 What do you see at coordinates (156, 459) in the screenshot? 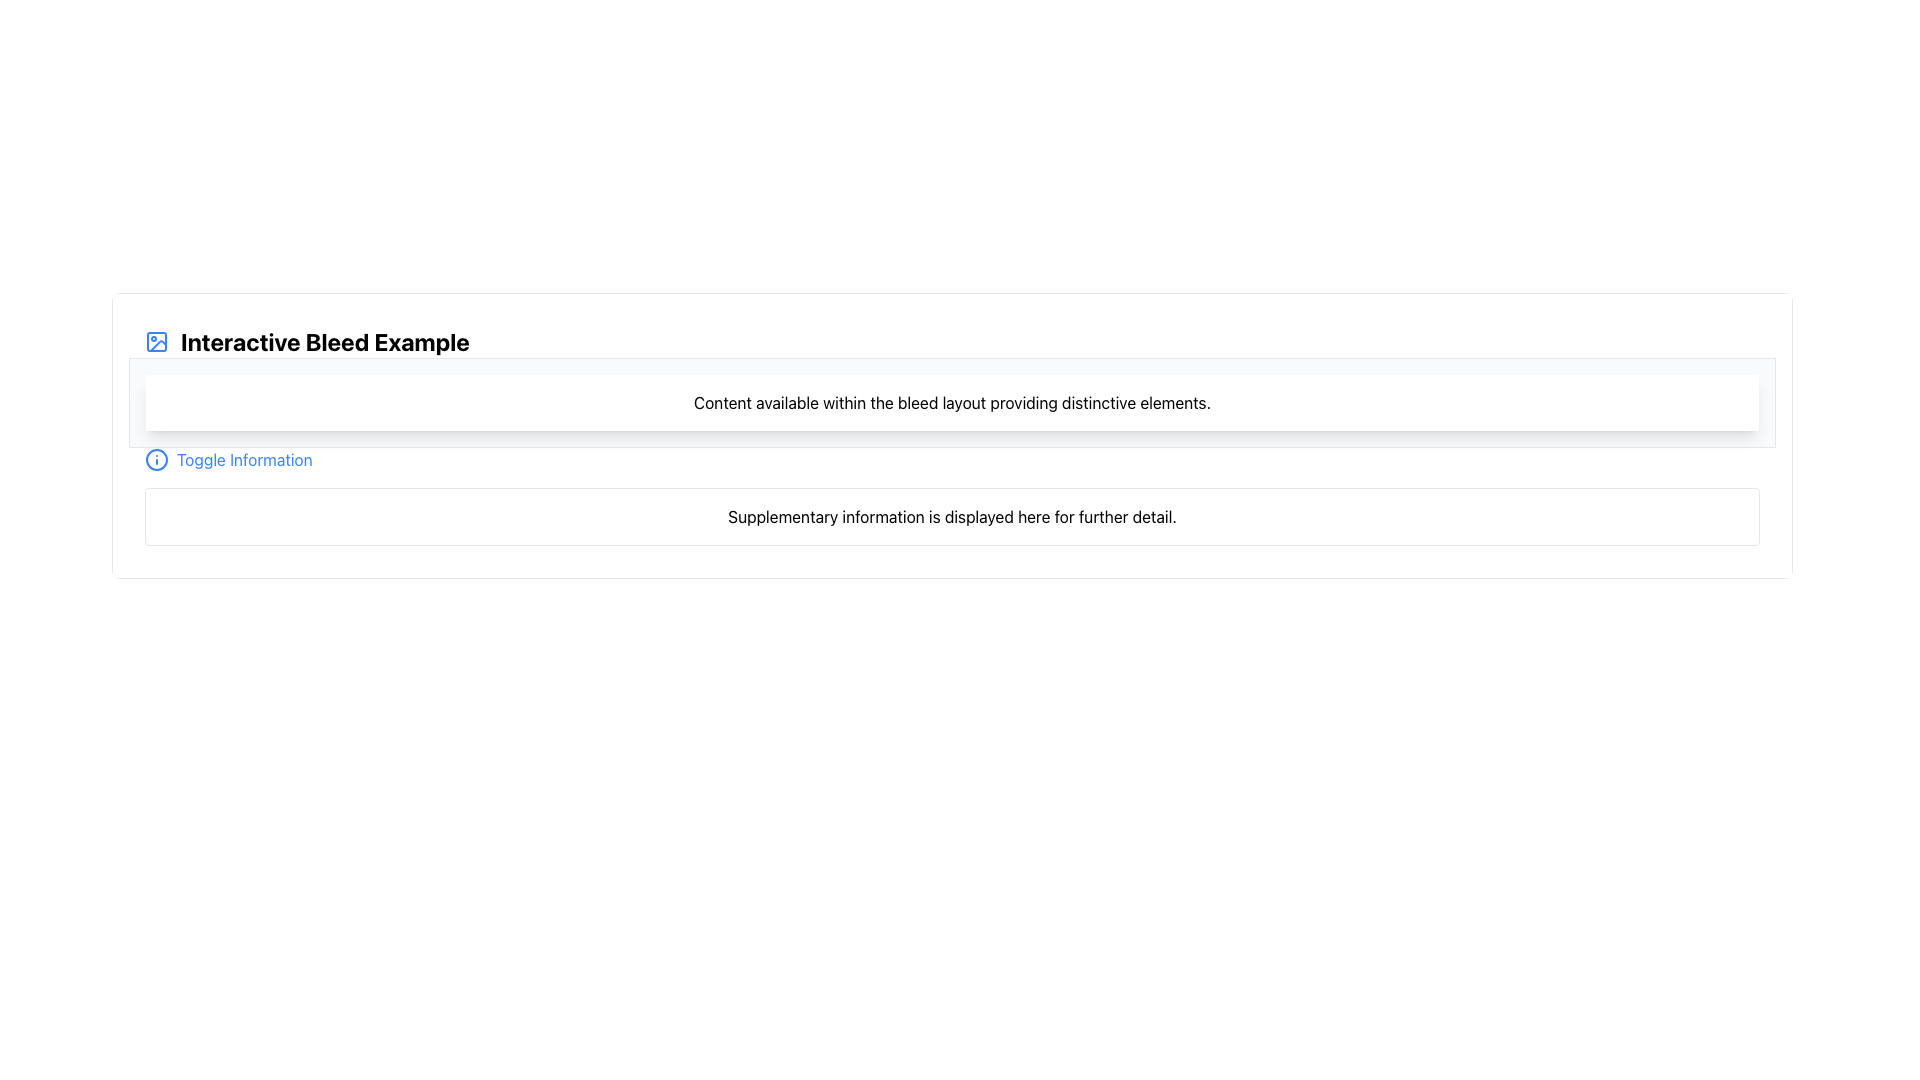
I see `the icon located to the left of the 'Toggle Information' text` at bounding box center [156, 459].